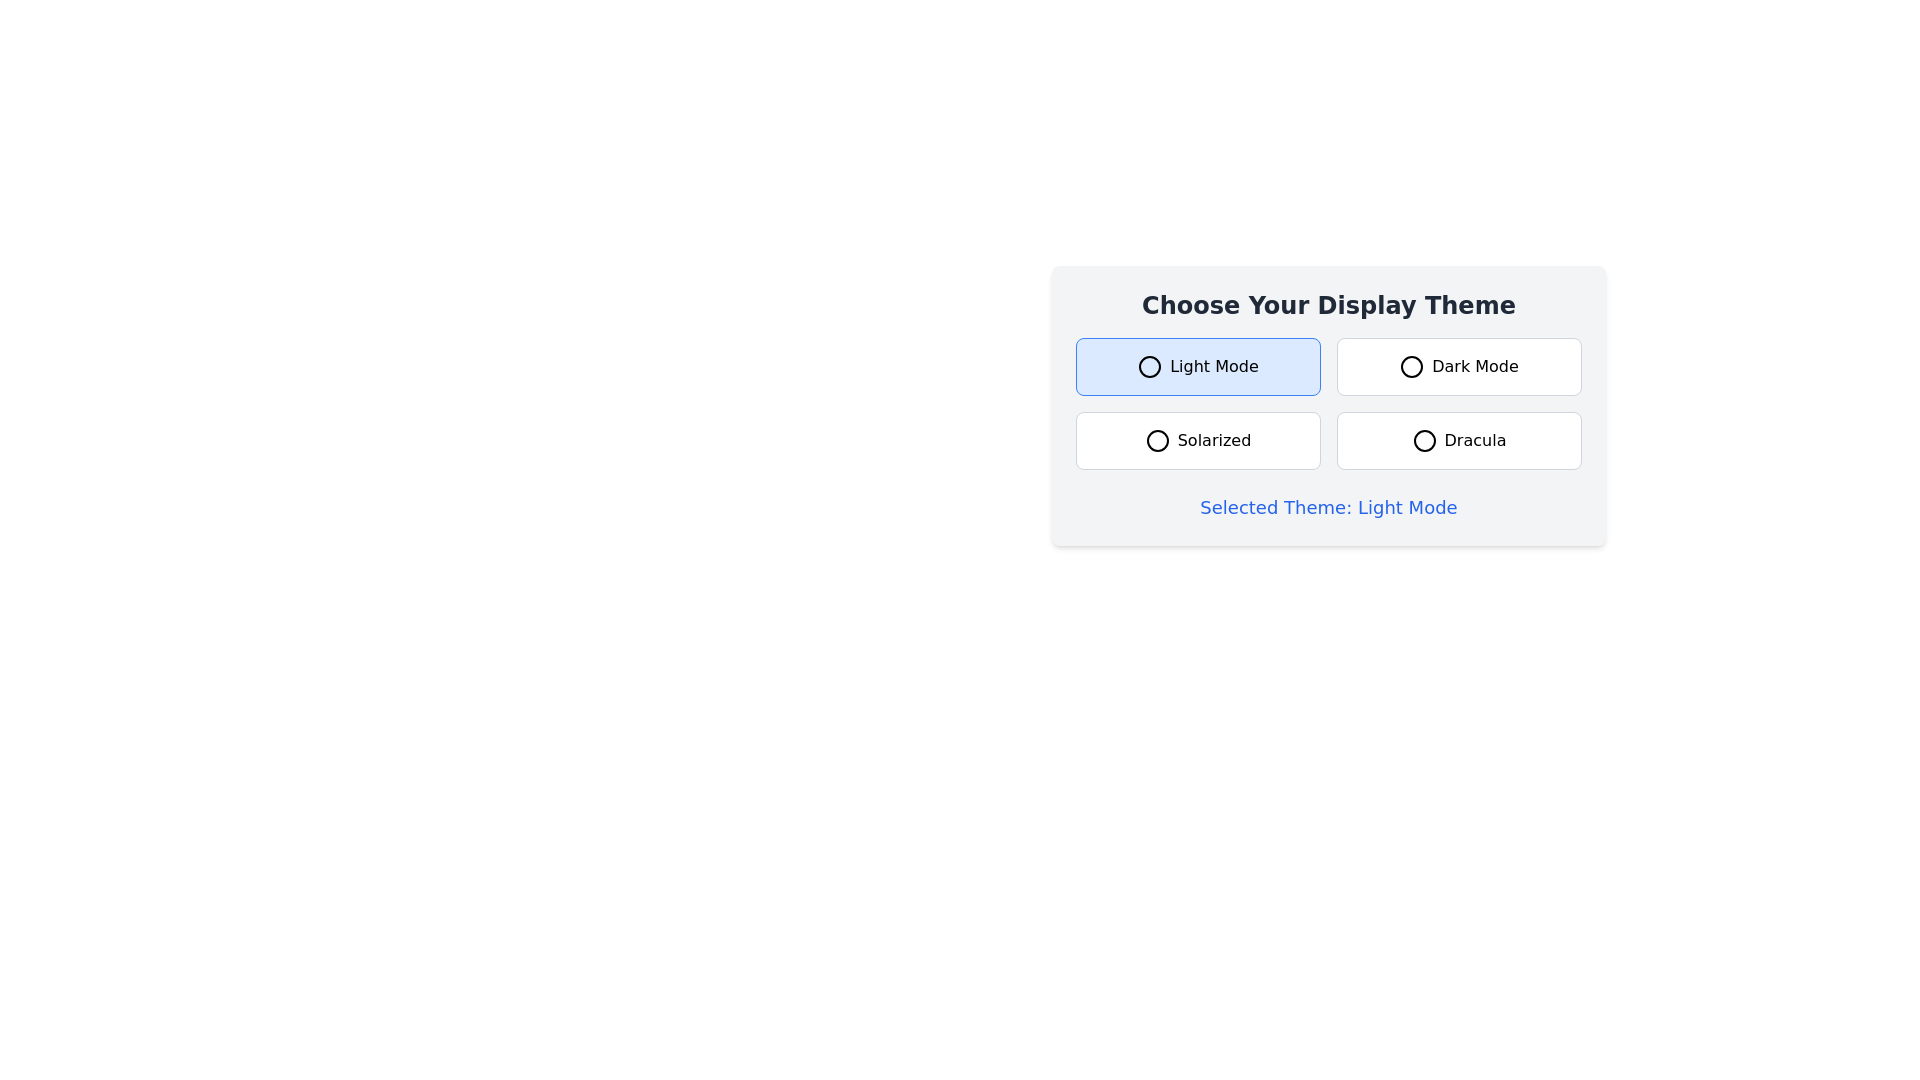  I want to click on the button, so click(1198, 439).